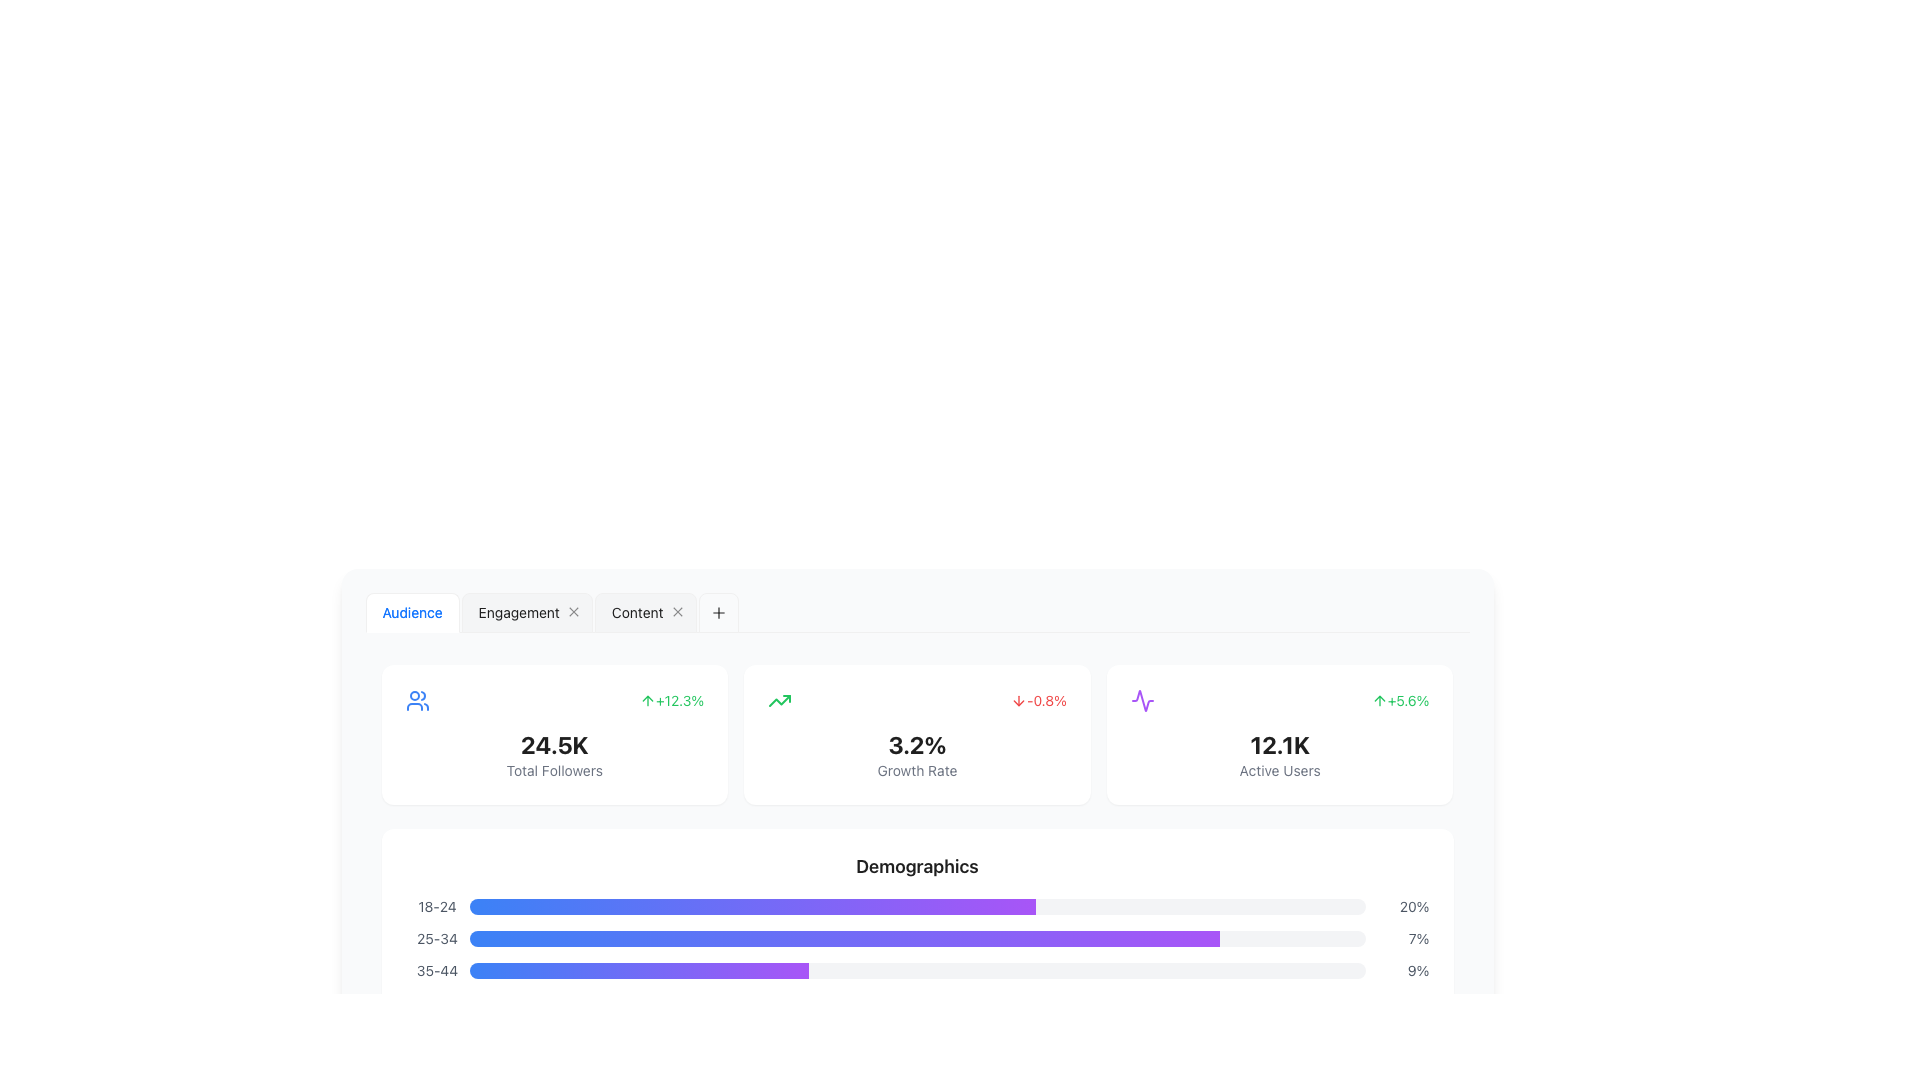 Image resolution: width=1920 pixels, height=1080 pixels. I want to click on the close icon on the 'Engagement' tab, so click(527, 612).